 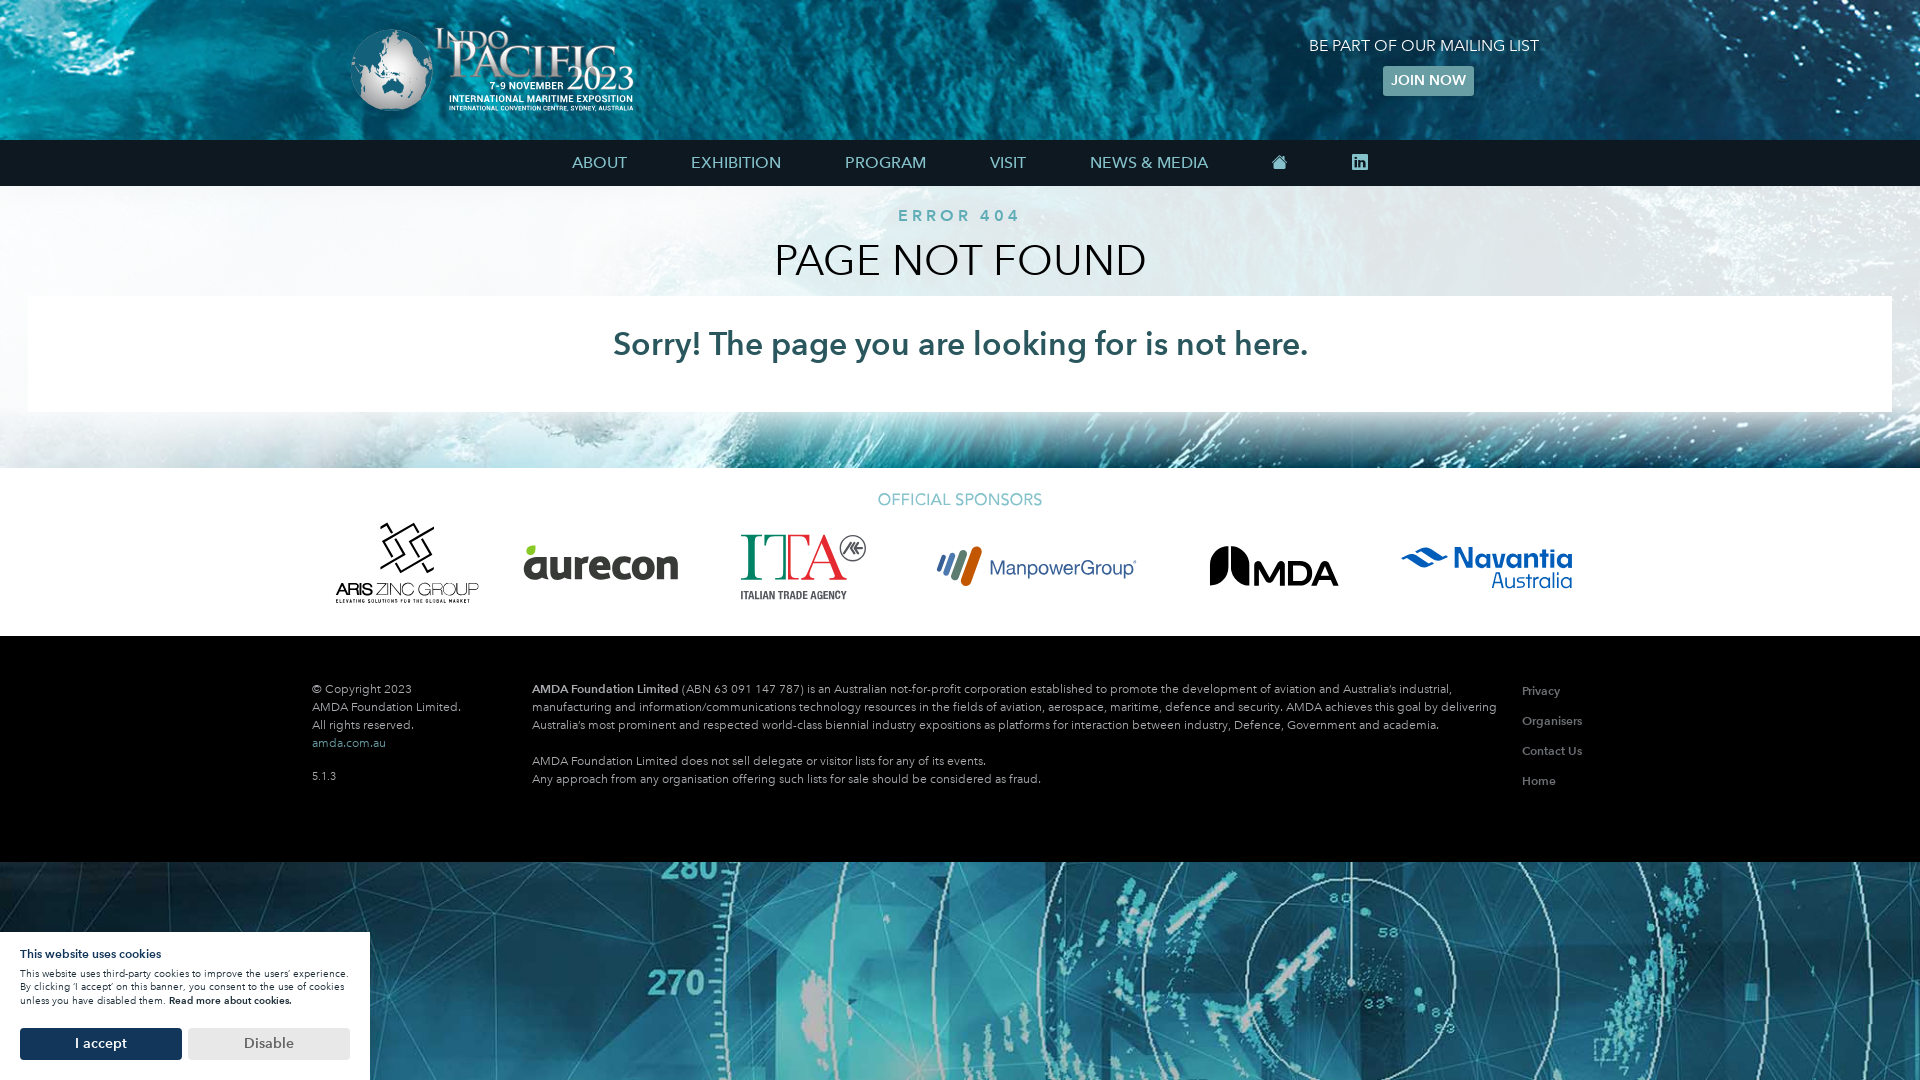 What do you see at coordinates (816, 161) in the screenshot?
I see `'PROGRAM'` at bounding box center [816, 161].